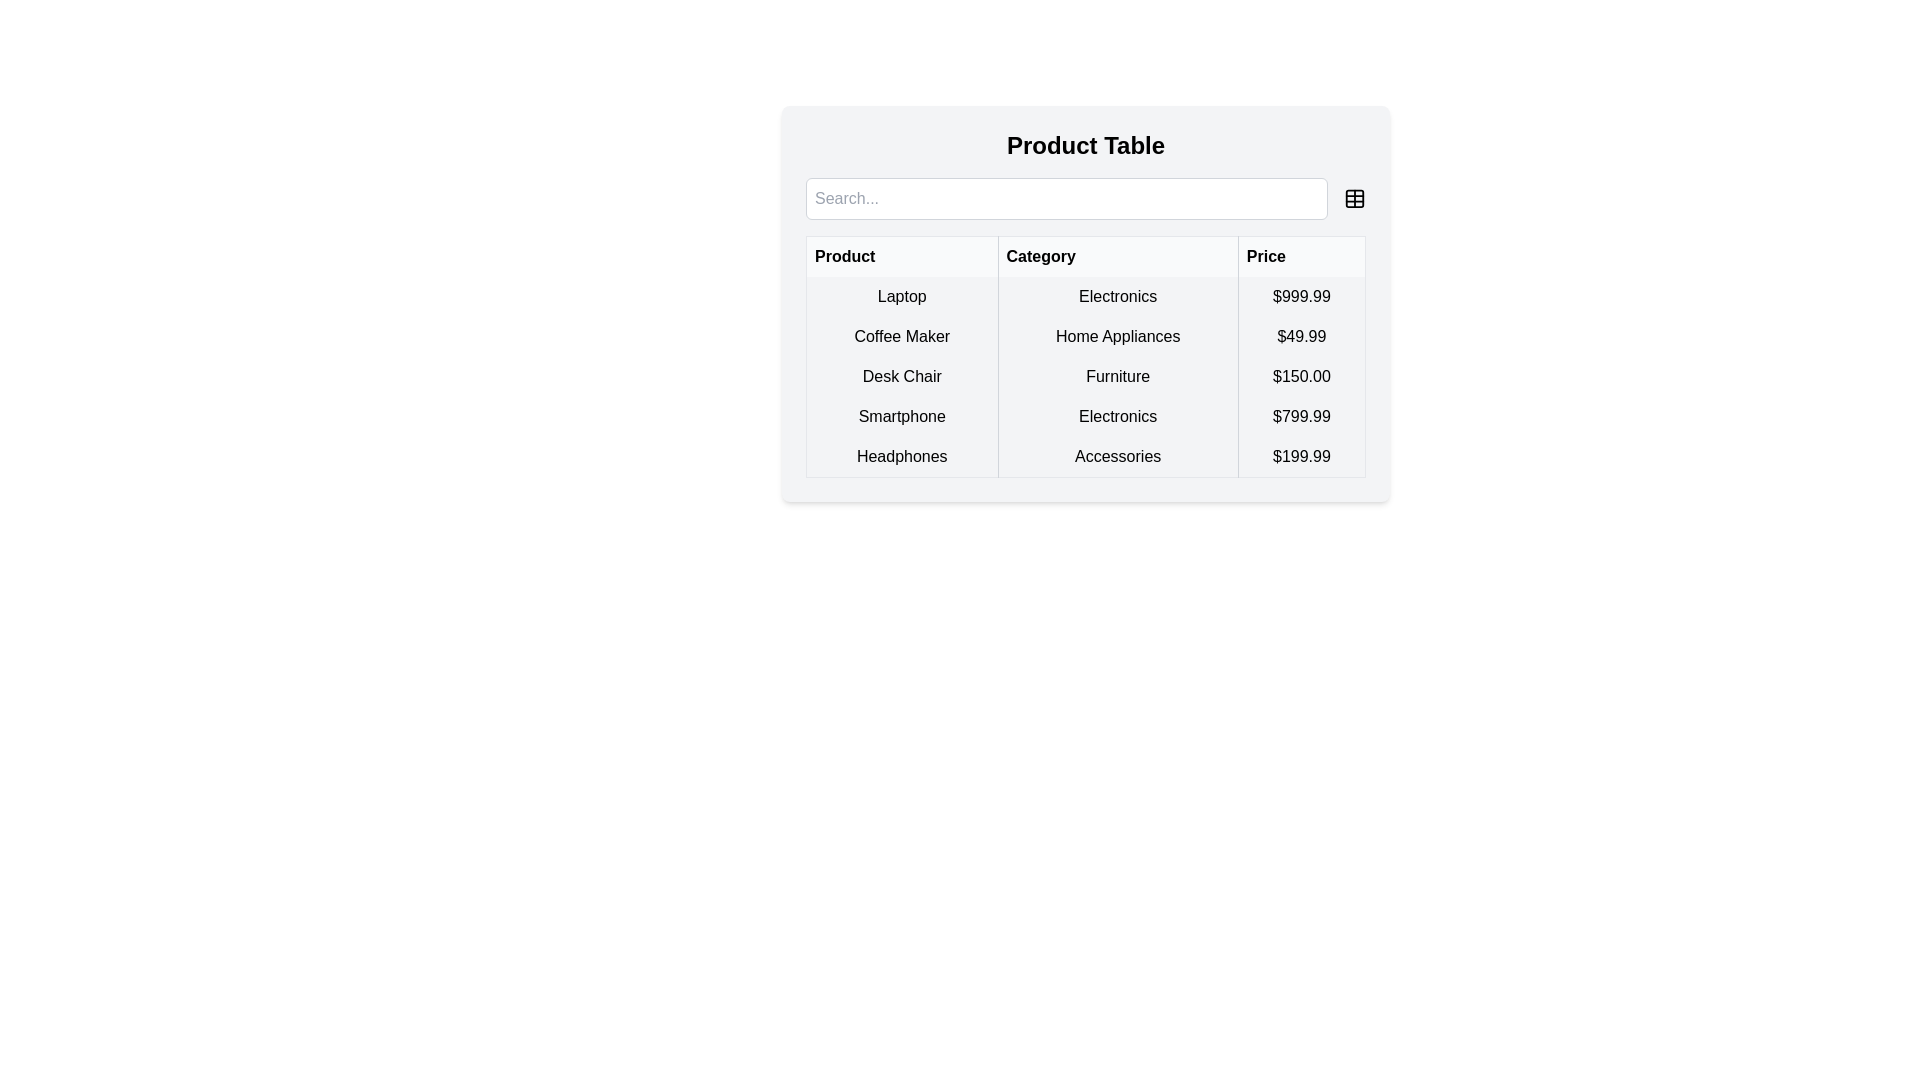 Image resolution: width=1920 pixels, height=1080 pixels. I want to click on the text display showing '$150.00' in bold style located in the 'Price' column of the table under the row labeled 'Desk Chair' and 'Furniture', so click(1301, 377).